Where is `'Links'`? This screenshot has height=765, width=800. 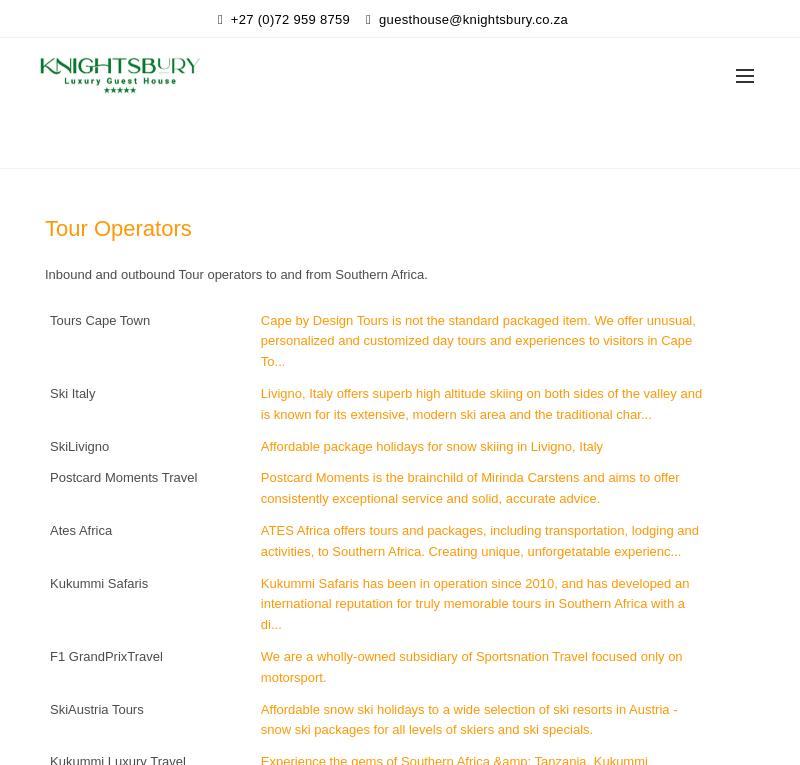
'Links' is located at coordinates (420, 142).